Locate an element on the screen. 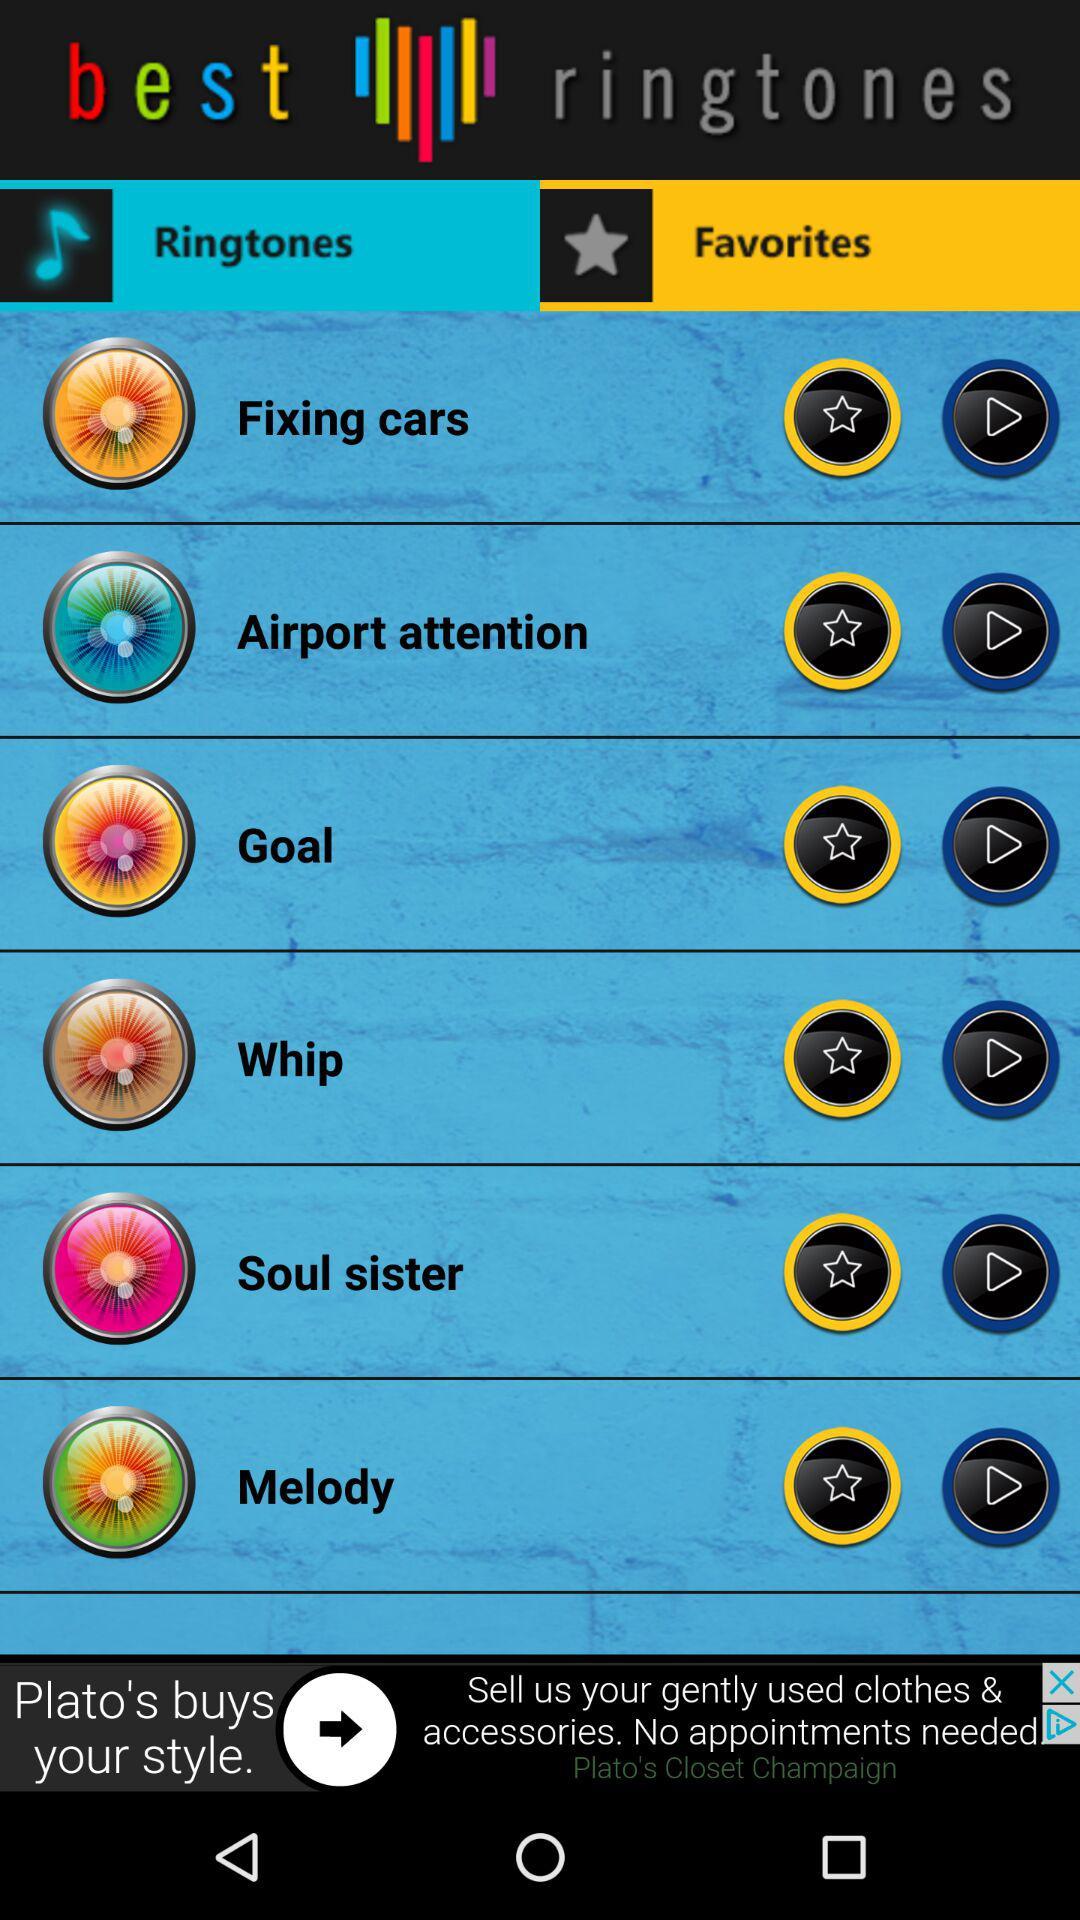 The width and height of the screenshot is (1080, 1920). rate goal star is located at coordinates (843, 844).